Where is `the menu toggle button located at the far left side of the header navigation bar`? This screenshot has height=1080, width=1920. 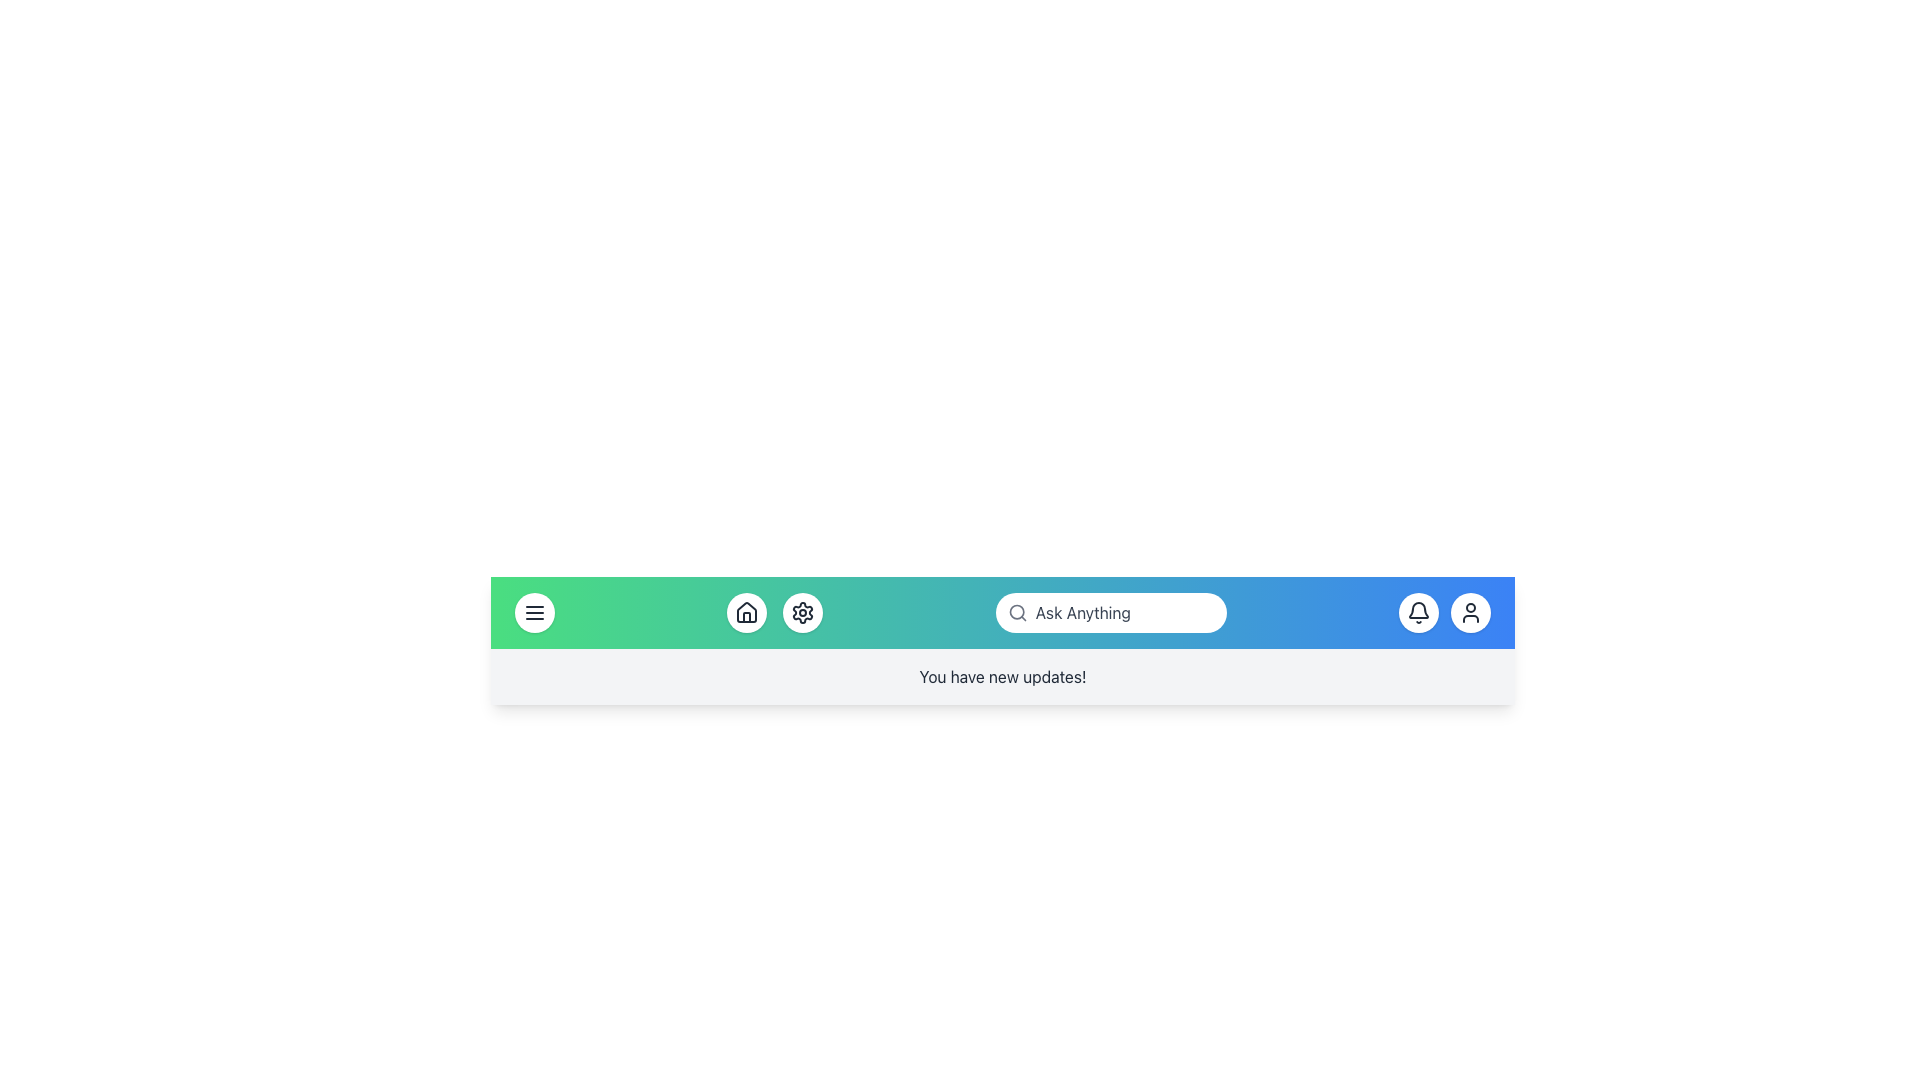
the menu toggle button located at the far left side of the header navigation bar is located at coordinates (534, 612).